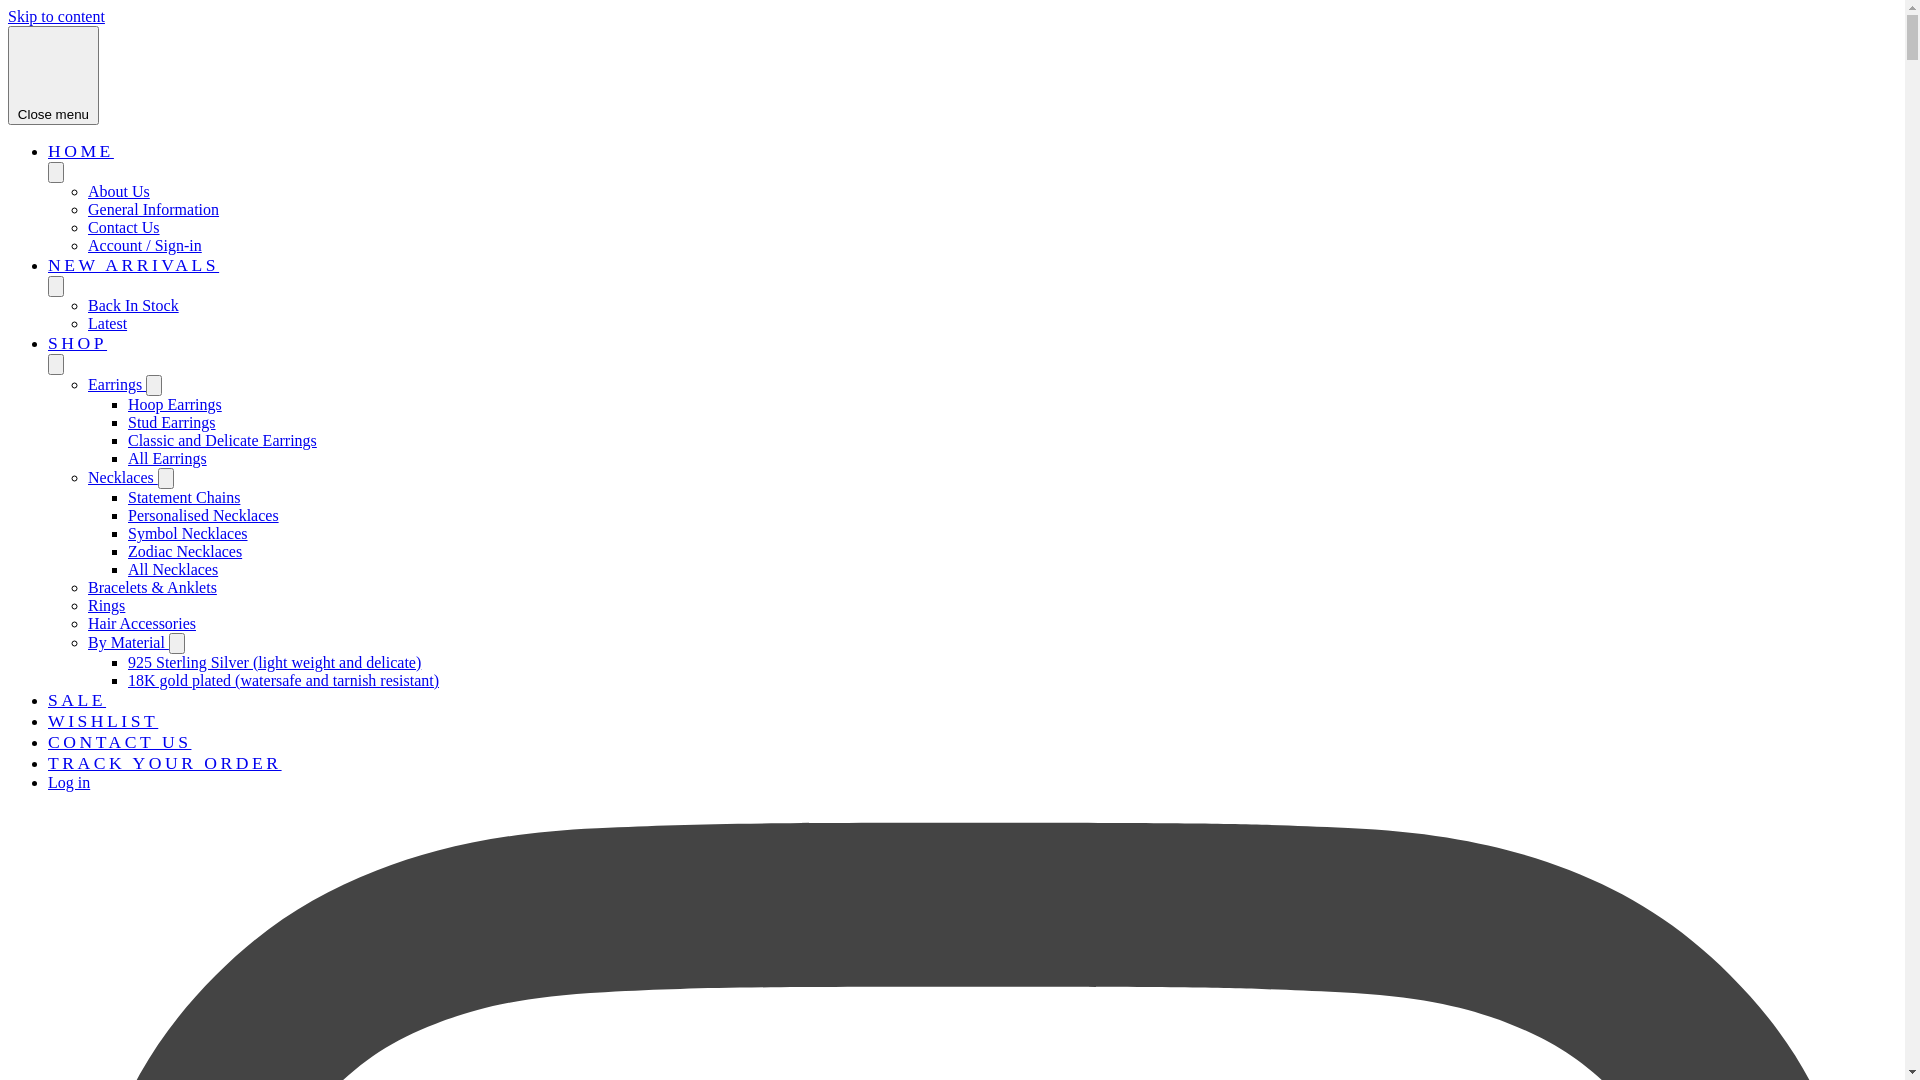 This screenshot has width=1920, height=1080. I want to click on 'Stud Earrings', so click(172, 421).